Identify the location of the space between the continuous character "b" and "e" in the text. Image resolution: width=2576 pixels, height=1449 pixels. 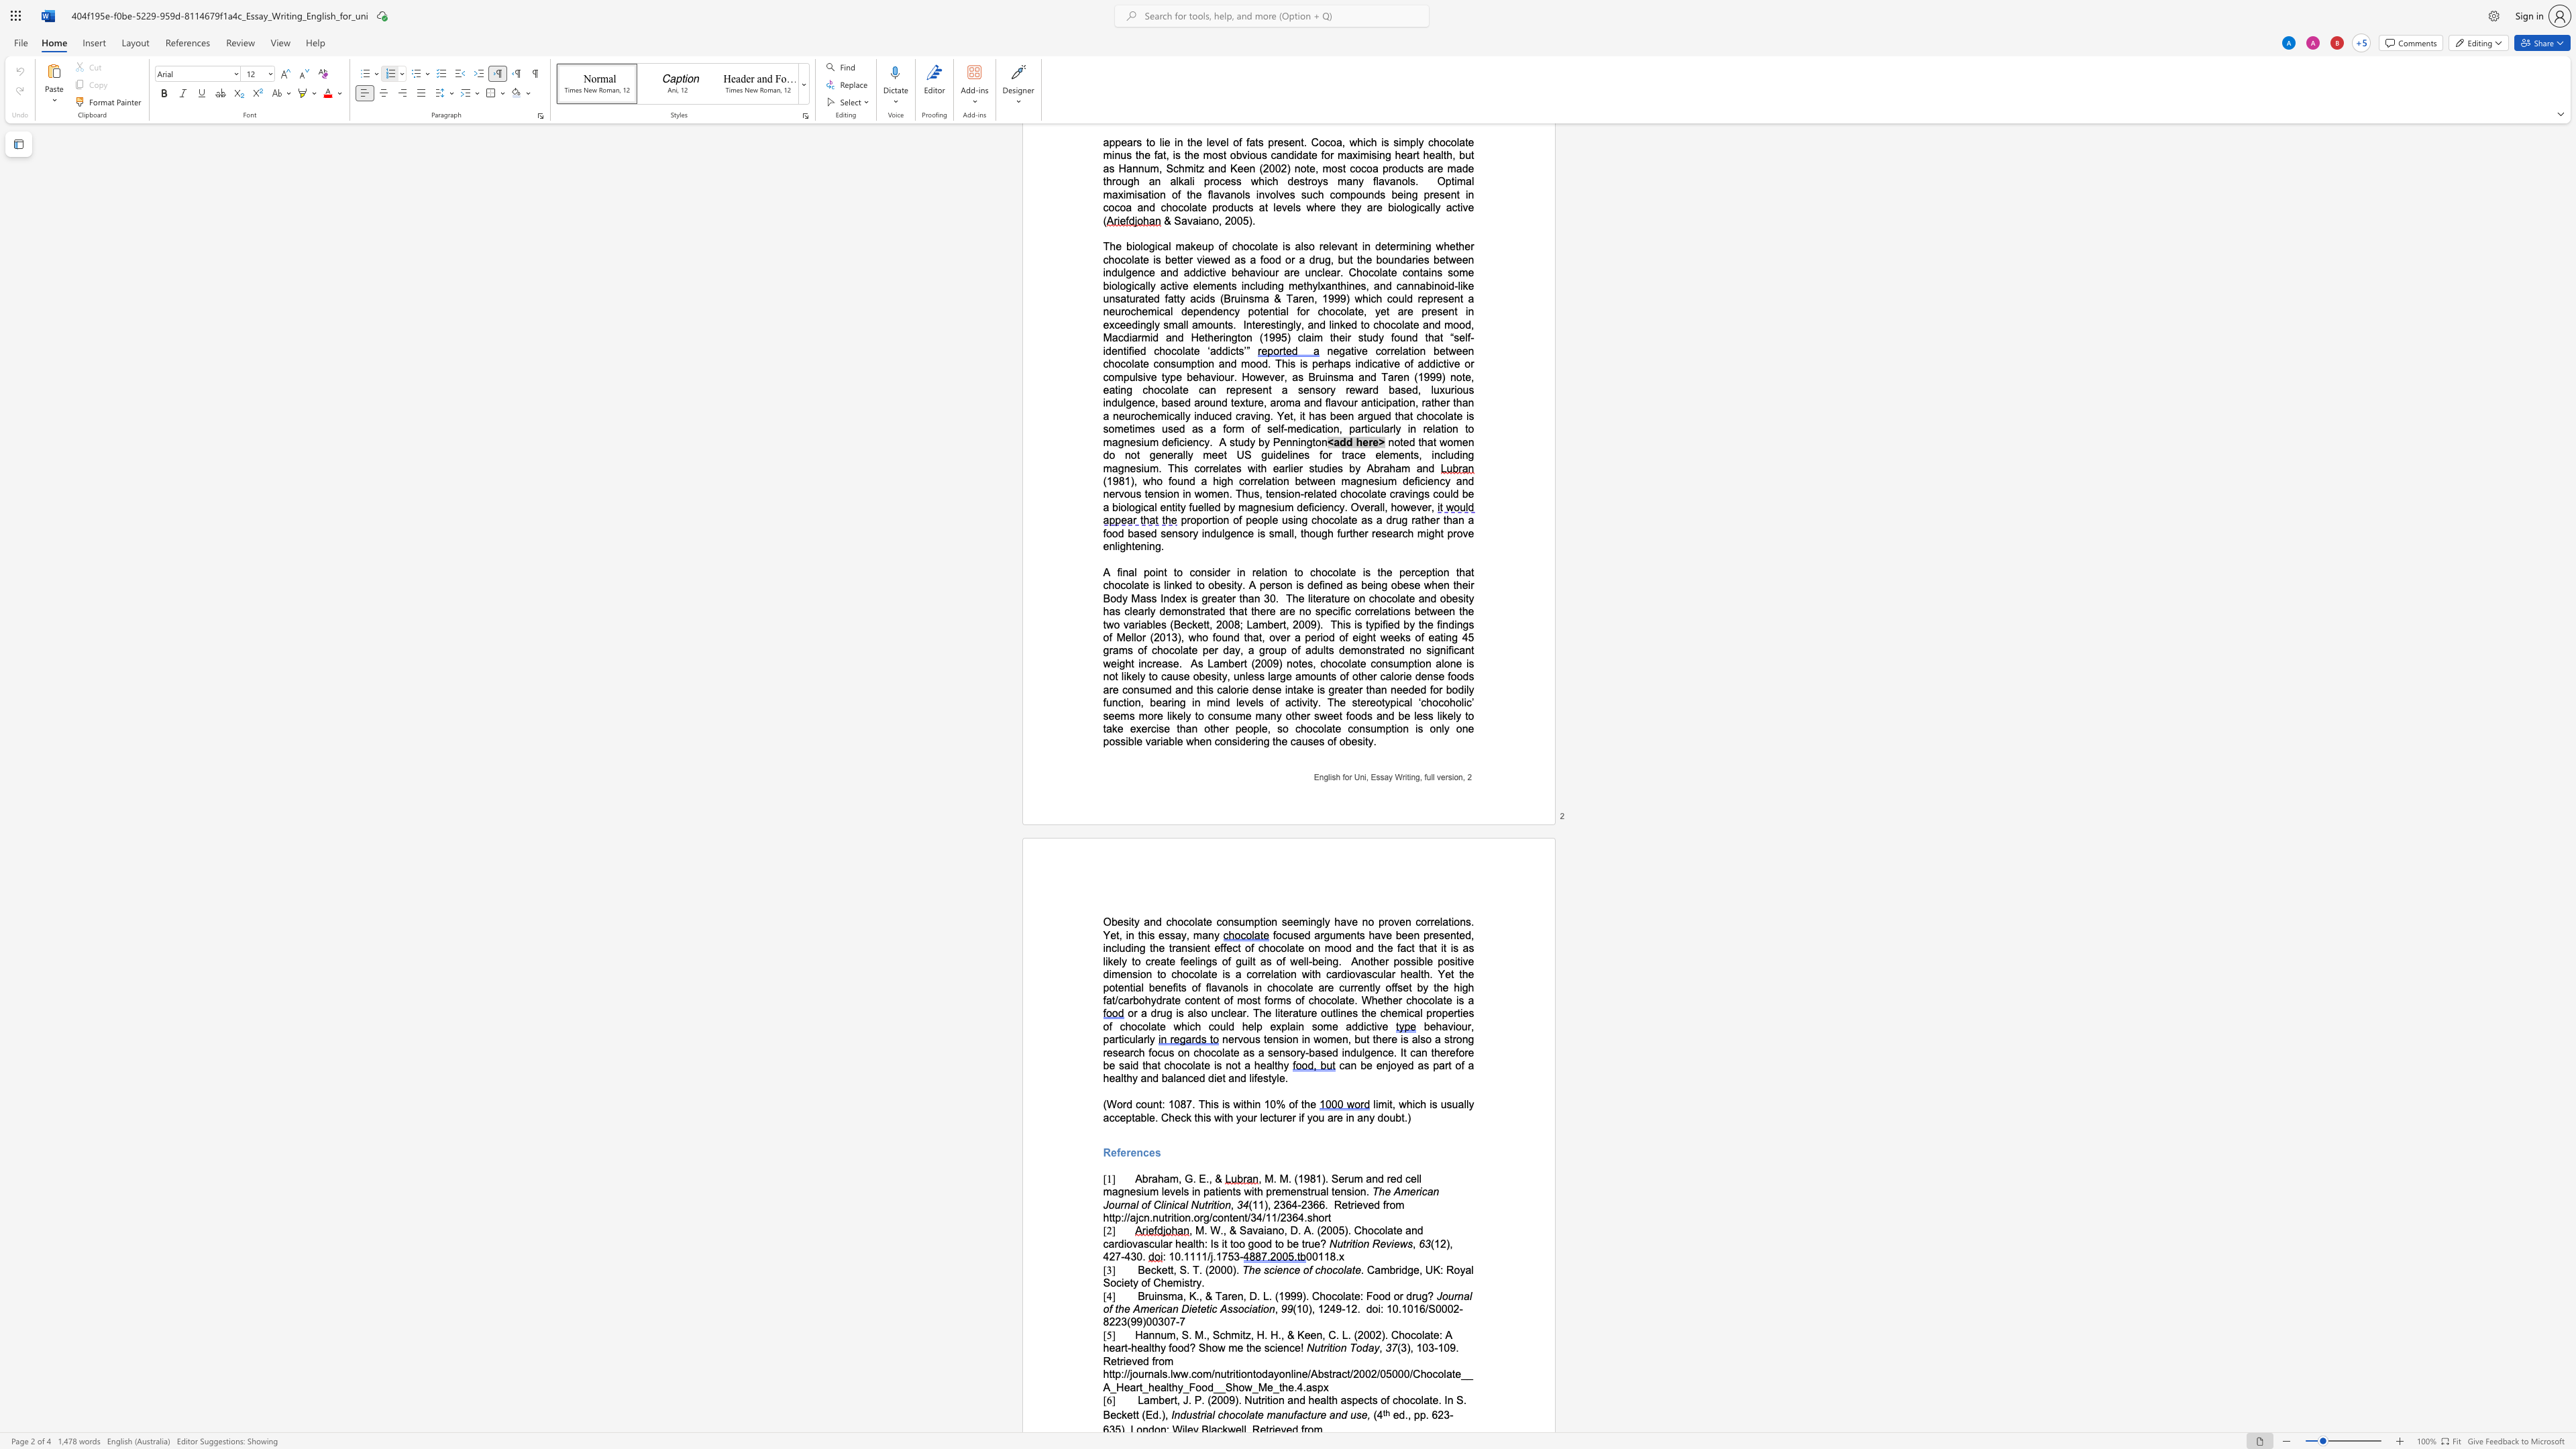
(1292, 1243).